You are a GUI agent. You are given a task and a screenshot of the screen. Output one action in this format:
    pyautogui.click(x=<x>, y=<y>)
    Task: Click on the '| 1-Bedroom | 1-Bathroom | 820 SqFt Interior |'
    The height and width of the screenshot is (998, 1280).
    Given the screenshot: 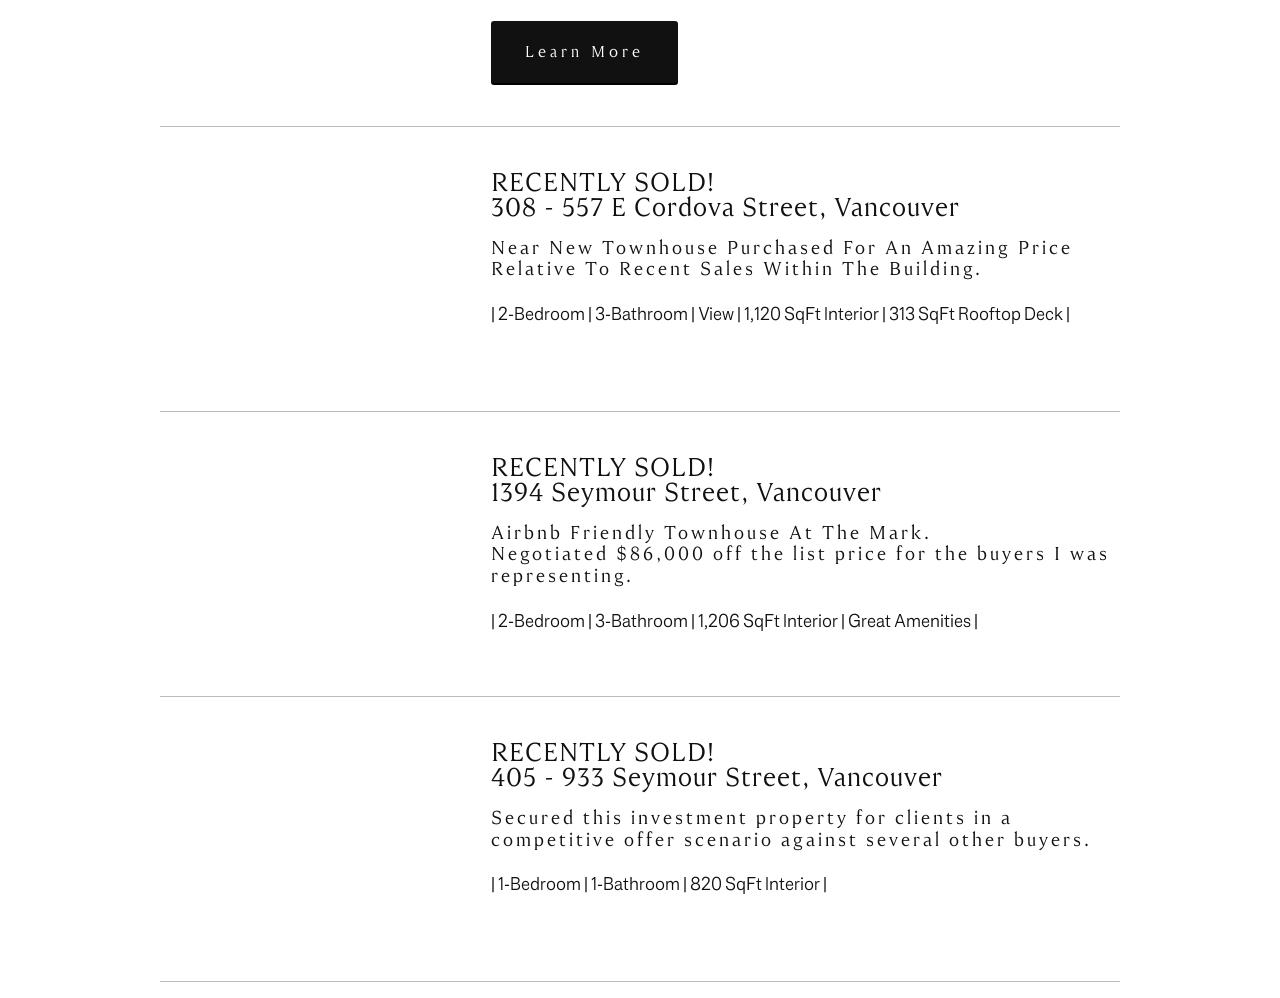 What is the action you would take?
    pyautogui.click(x=658, y=883)
    